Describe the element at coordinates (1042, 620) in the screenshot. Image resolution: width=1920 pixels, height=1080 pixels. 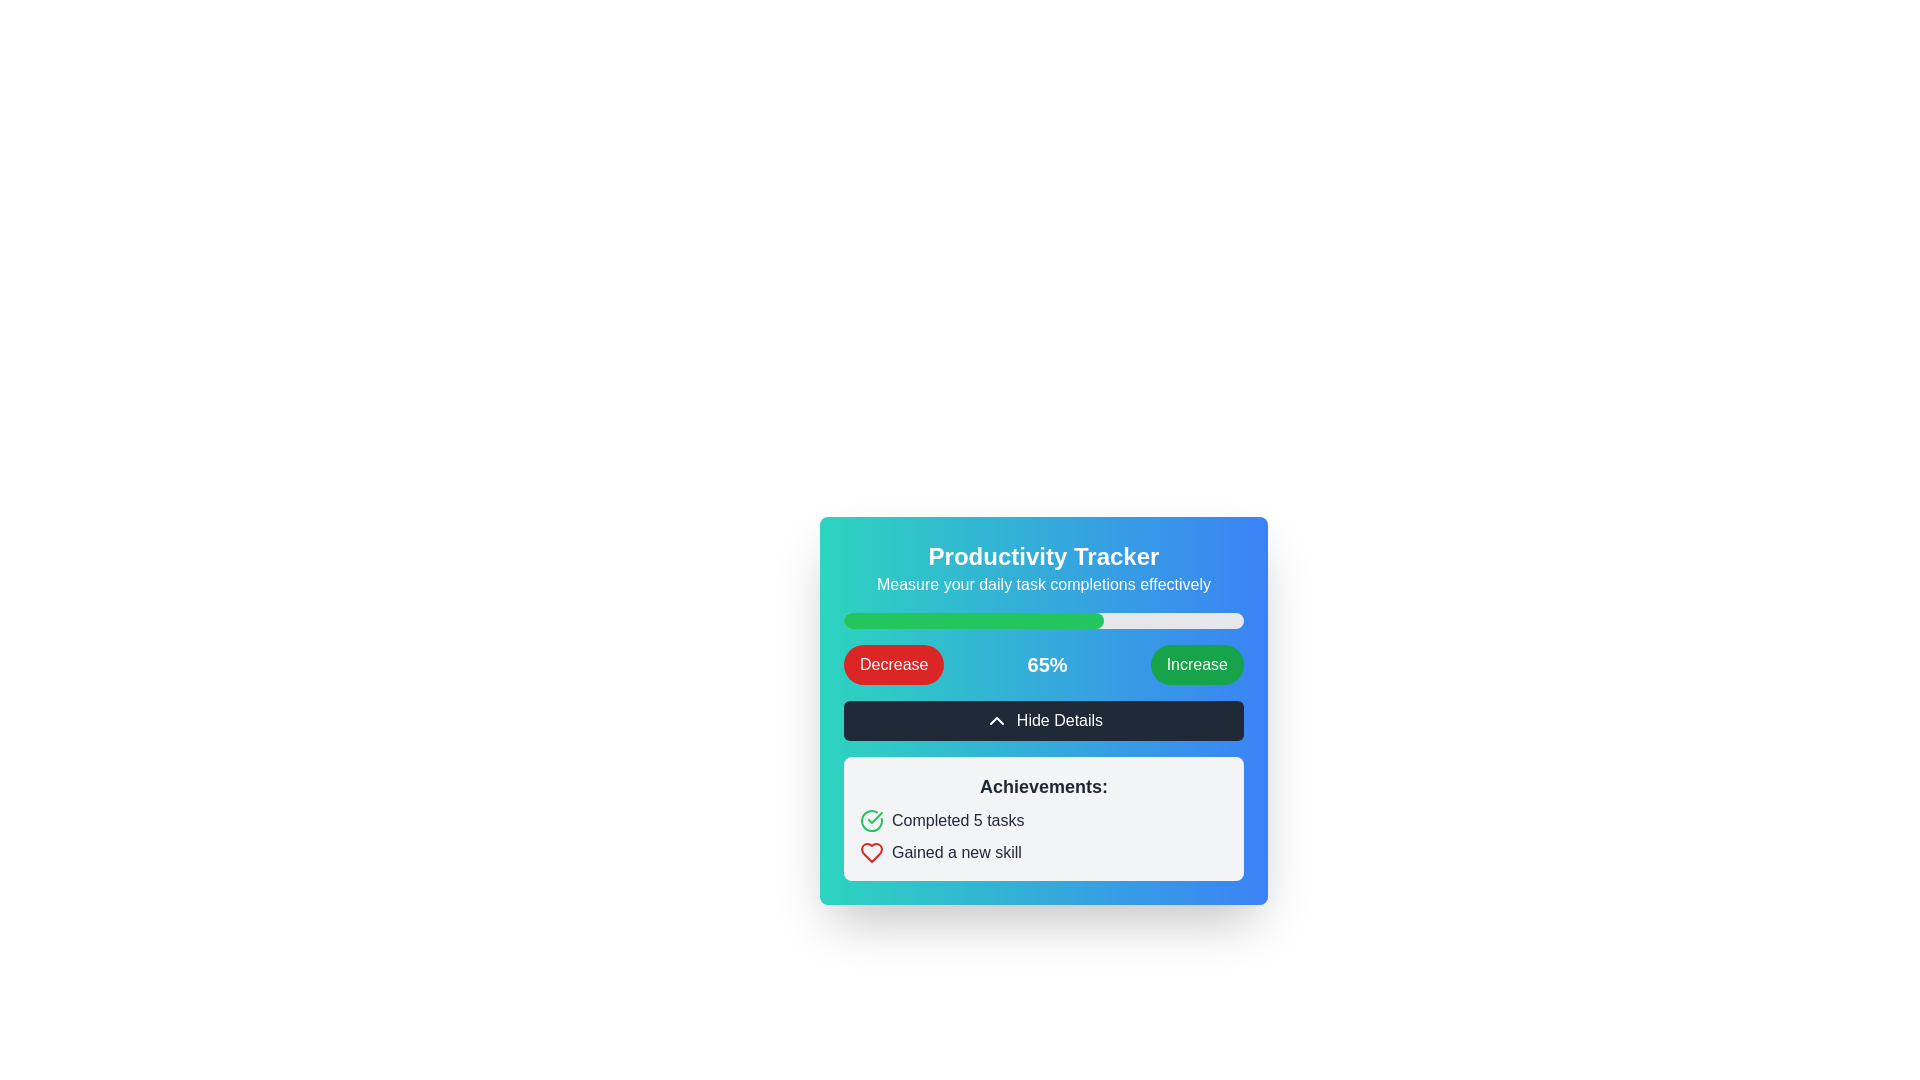
I see `the progress bar located centrally beneath the text 'Measure your daily task completions effectively' and above the row with 'Decrease', '65%', and 'Increase' buttons` at that location.